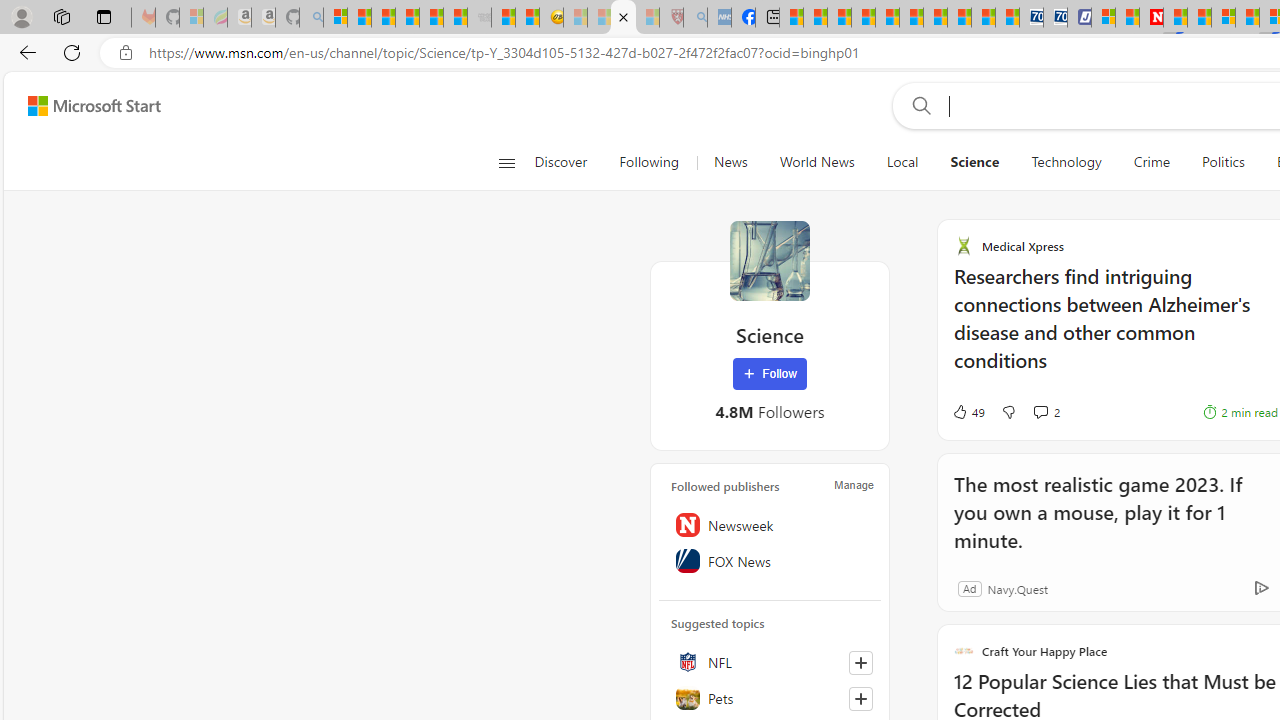  I want to click on 'Latest Politics News & Archive | Newsweek.com', so click(1152, 17).